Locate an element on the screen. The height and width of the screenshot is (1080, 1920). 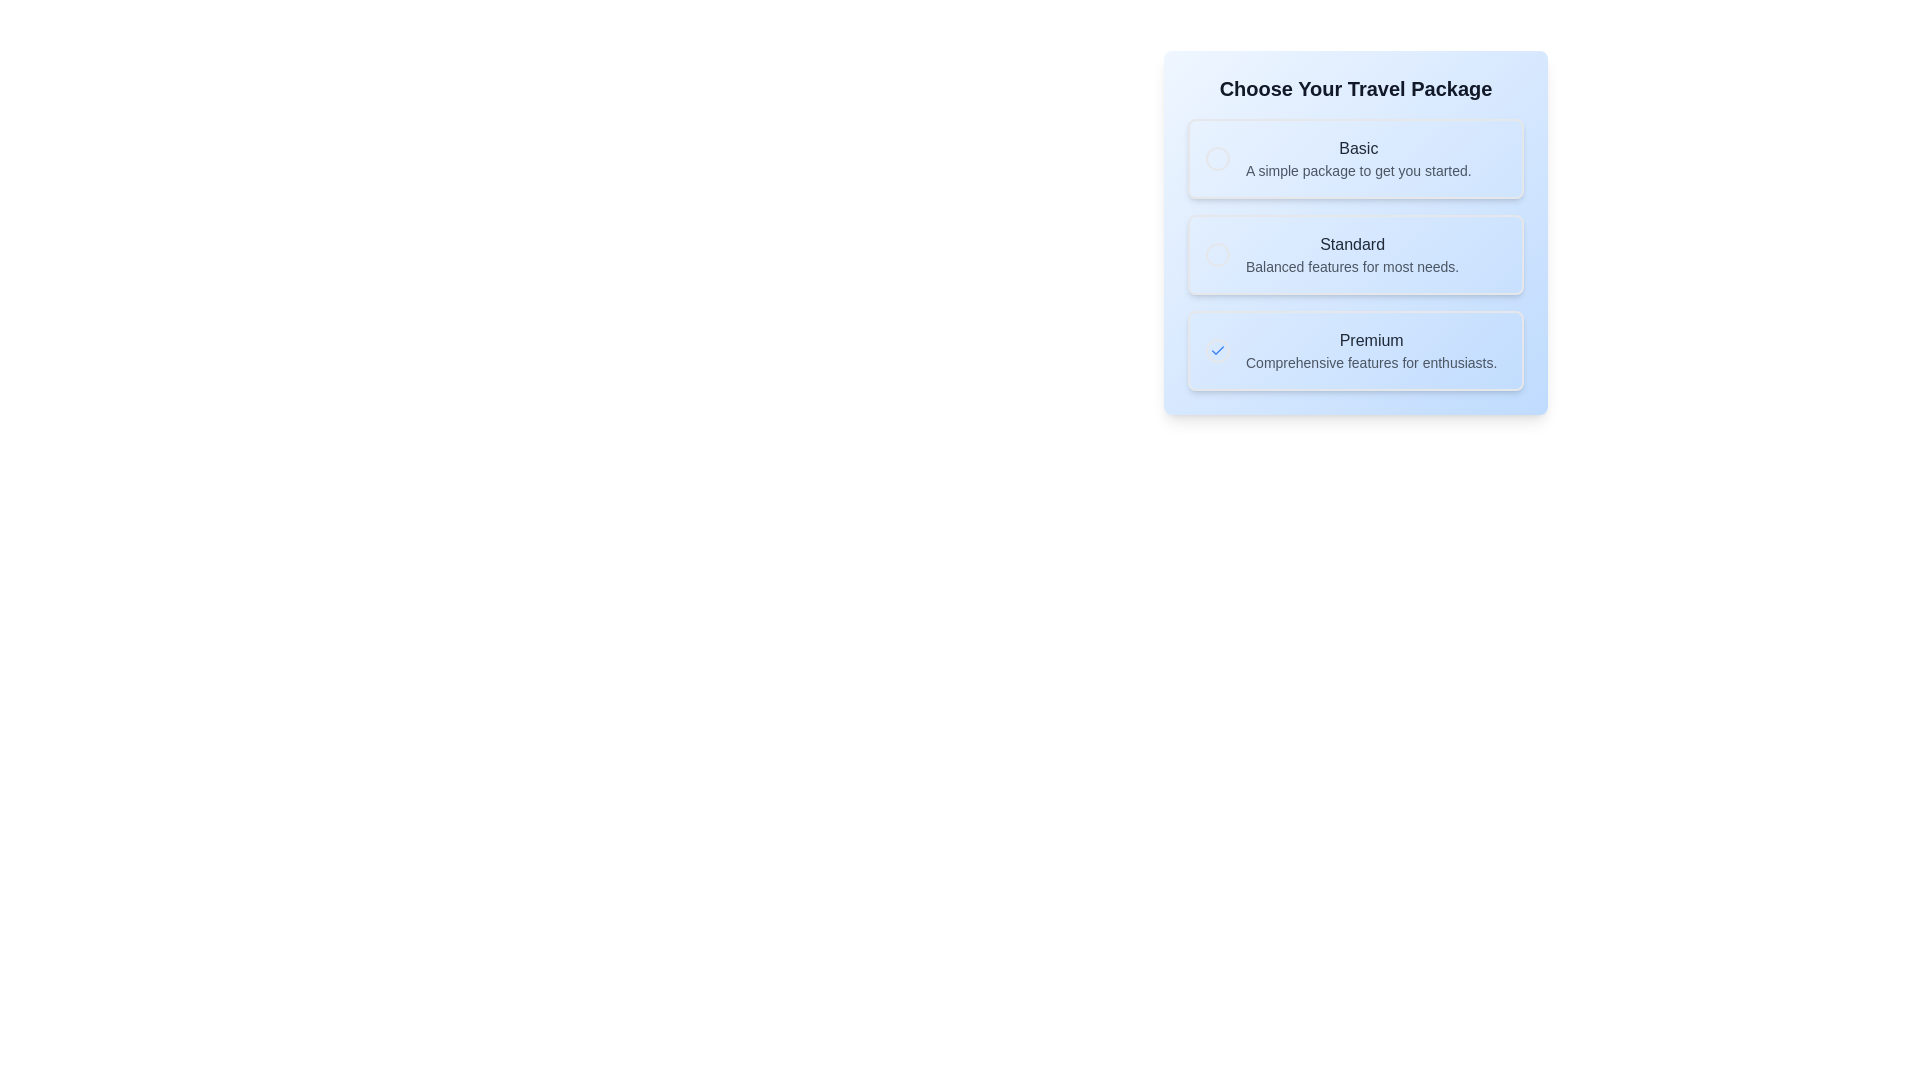
the text label displaying 'Comprehensive features for enthusiasts.' located beneath the 'Premium' option in the travel package list is located at coordinates (1370, 362).